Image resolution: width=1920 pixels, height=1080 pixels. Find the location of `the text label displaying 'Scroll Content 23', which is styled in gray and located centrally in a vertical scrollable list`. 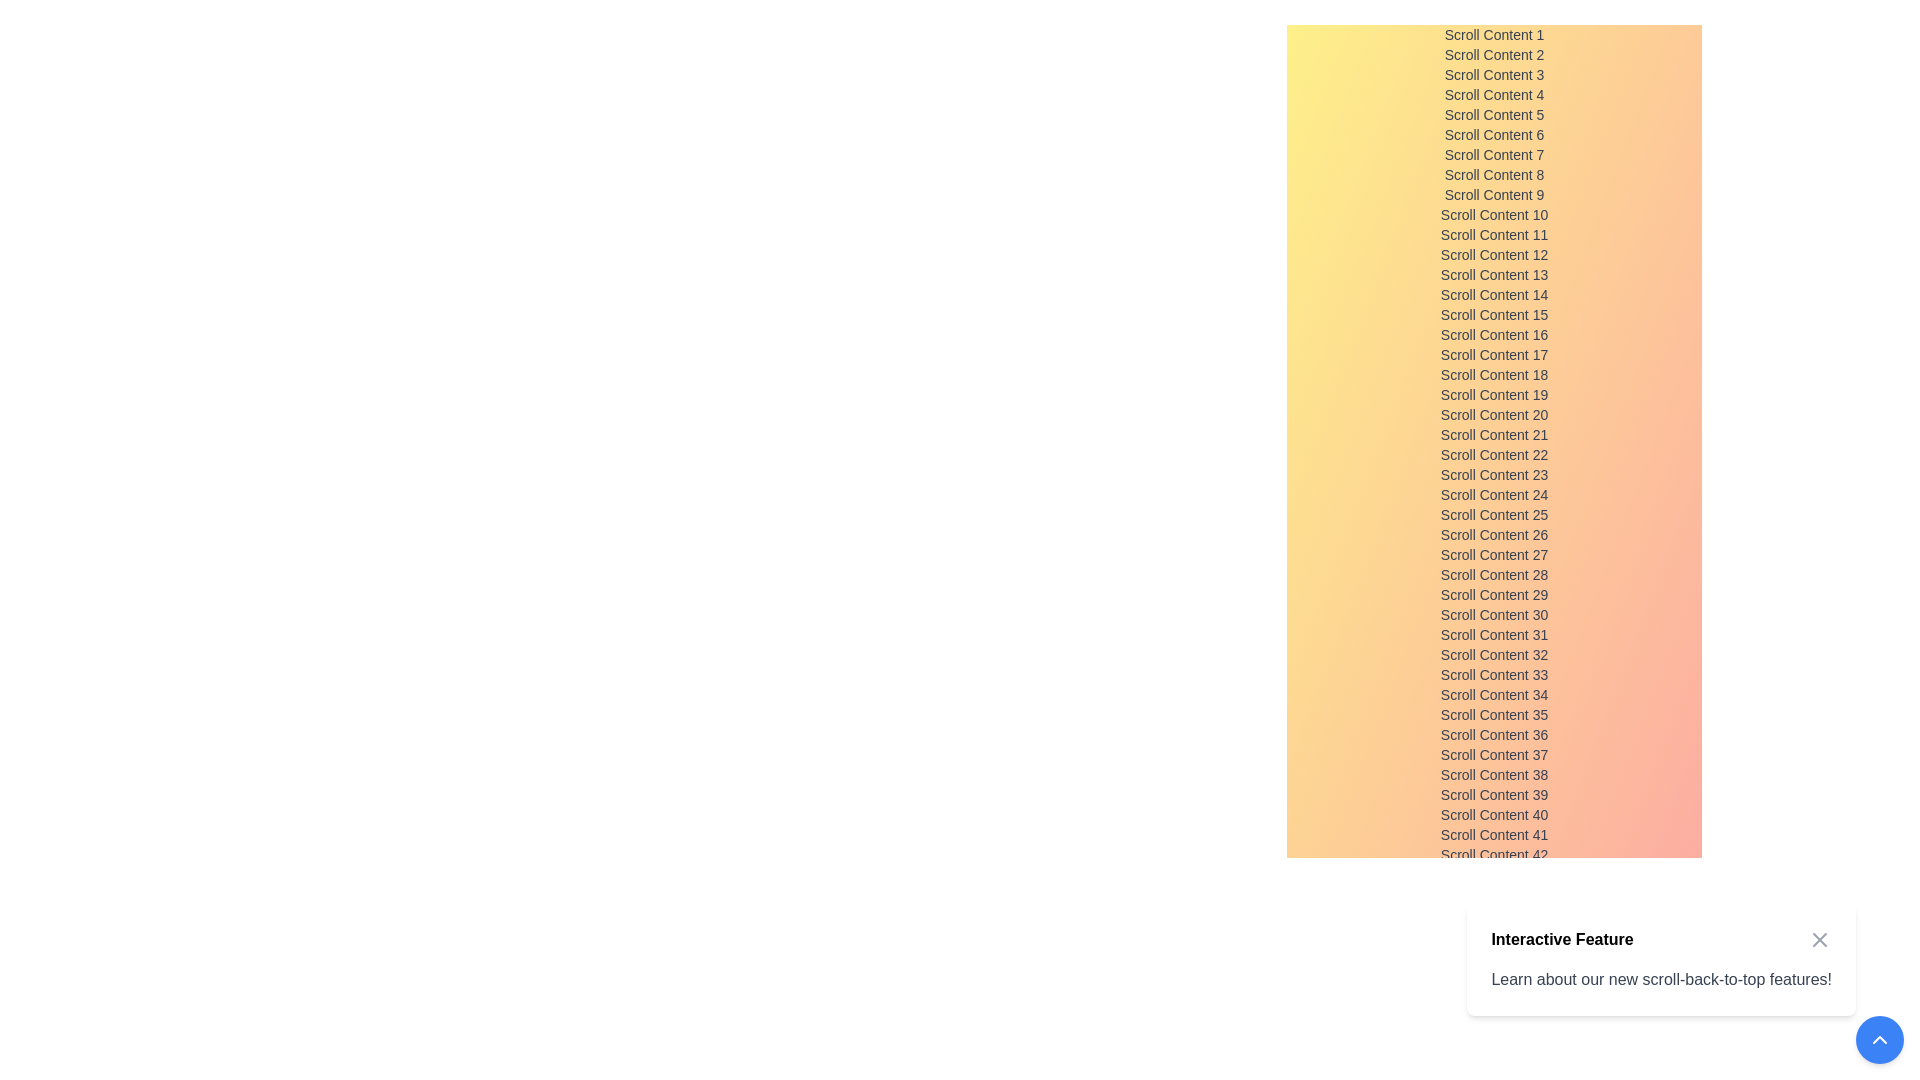

the text label displaying 'Scroll Content 23', which is styled in gray and located centrally in a vertical scrollable list is located at coordinates (1494, 474).